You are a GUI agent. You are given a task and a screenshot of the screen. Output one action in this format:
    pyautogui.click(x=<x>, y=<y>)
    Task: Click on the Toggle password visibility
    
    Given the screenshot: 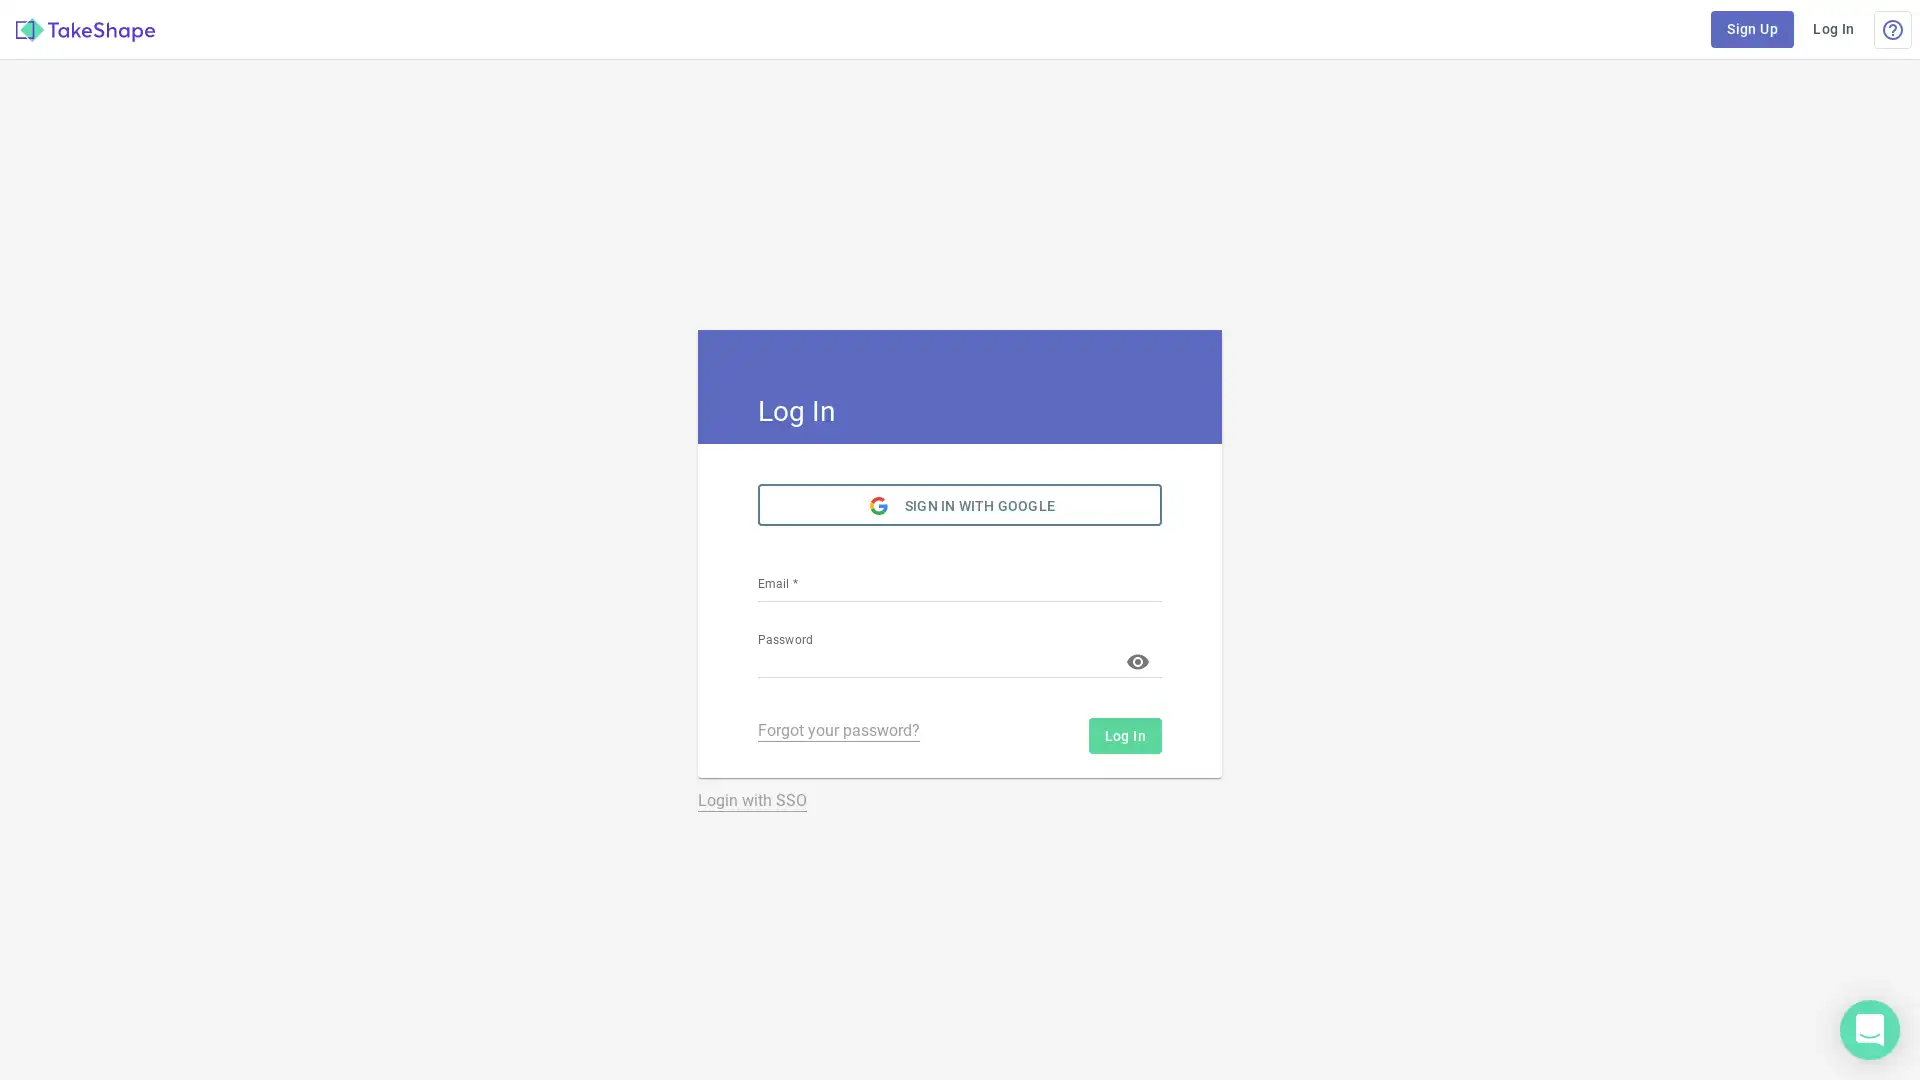 What is the action you would take?
    pyautogui.click(x=1137, y=660)
    